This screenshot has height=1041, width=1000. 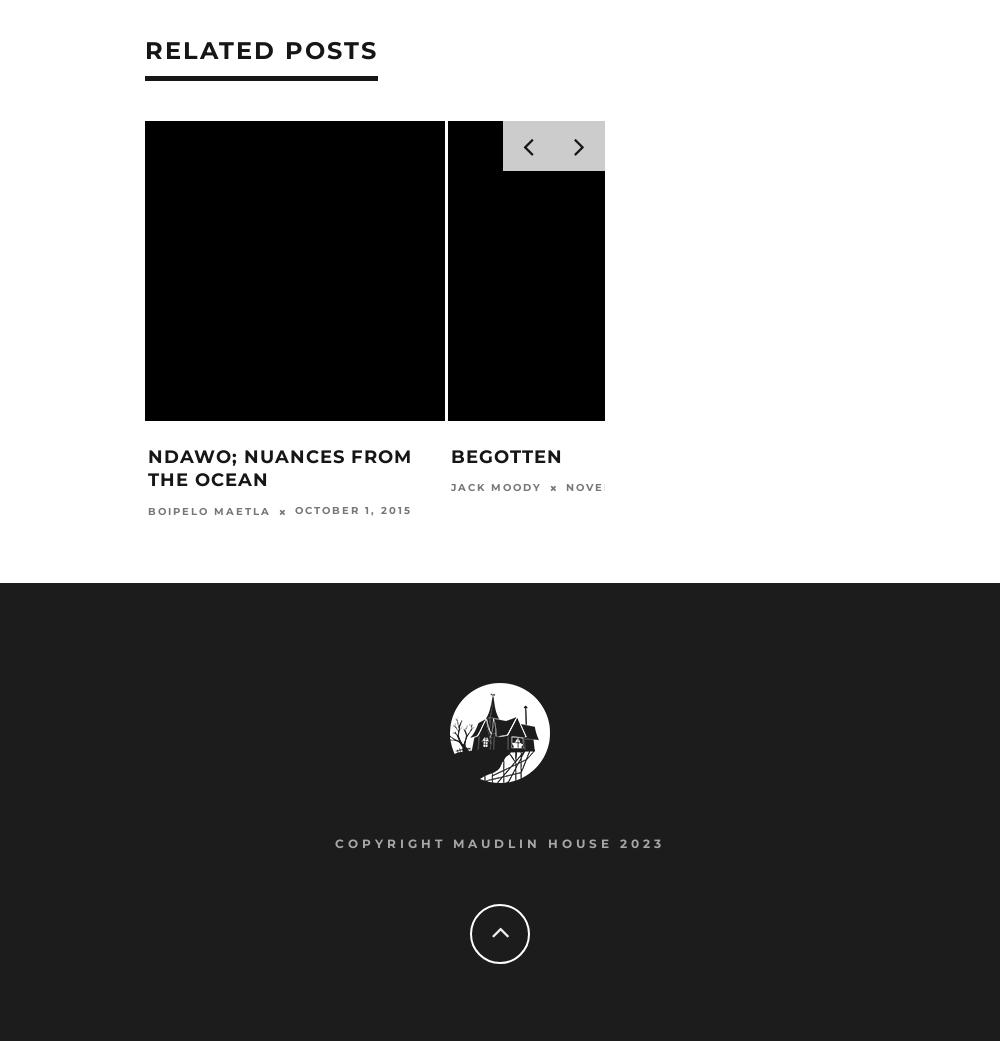 I want to click on 'Begotten', so click(x=507, y=457).